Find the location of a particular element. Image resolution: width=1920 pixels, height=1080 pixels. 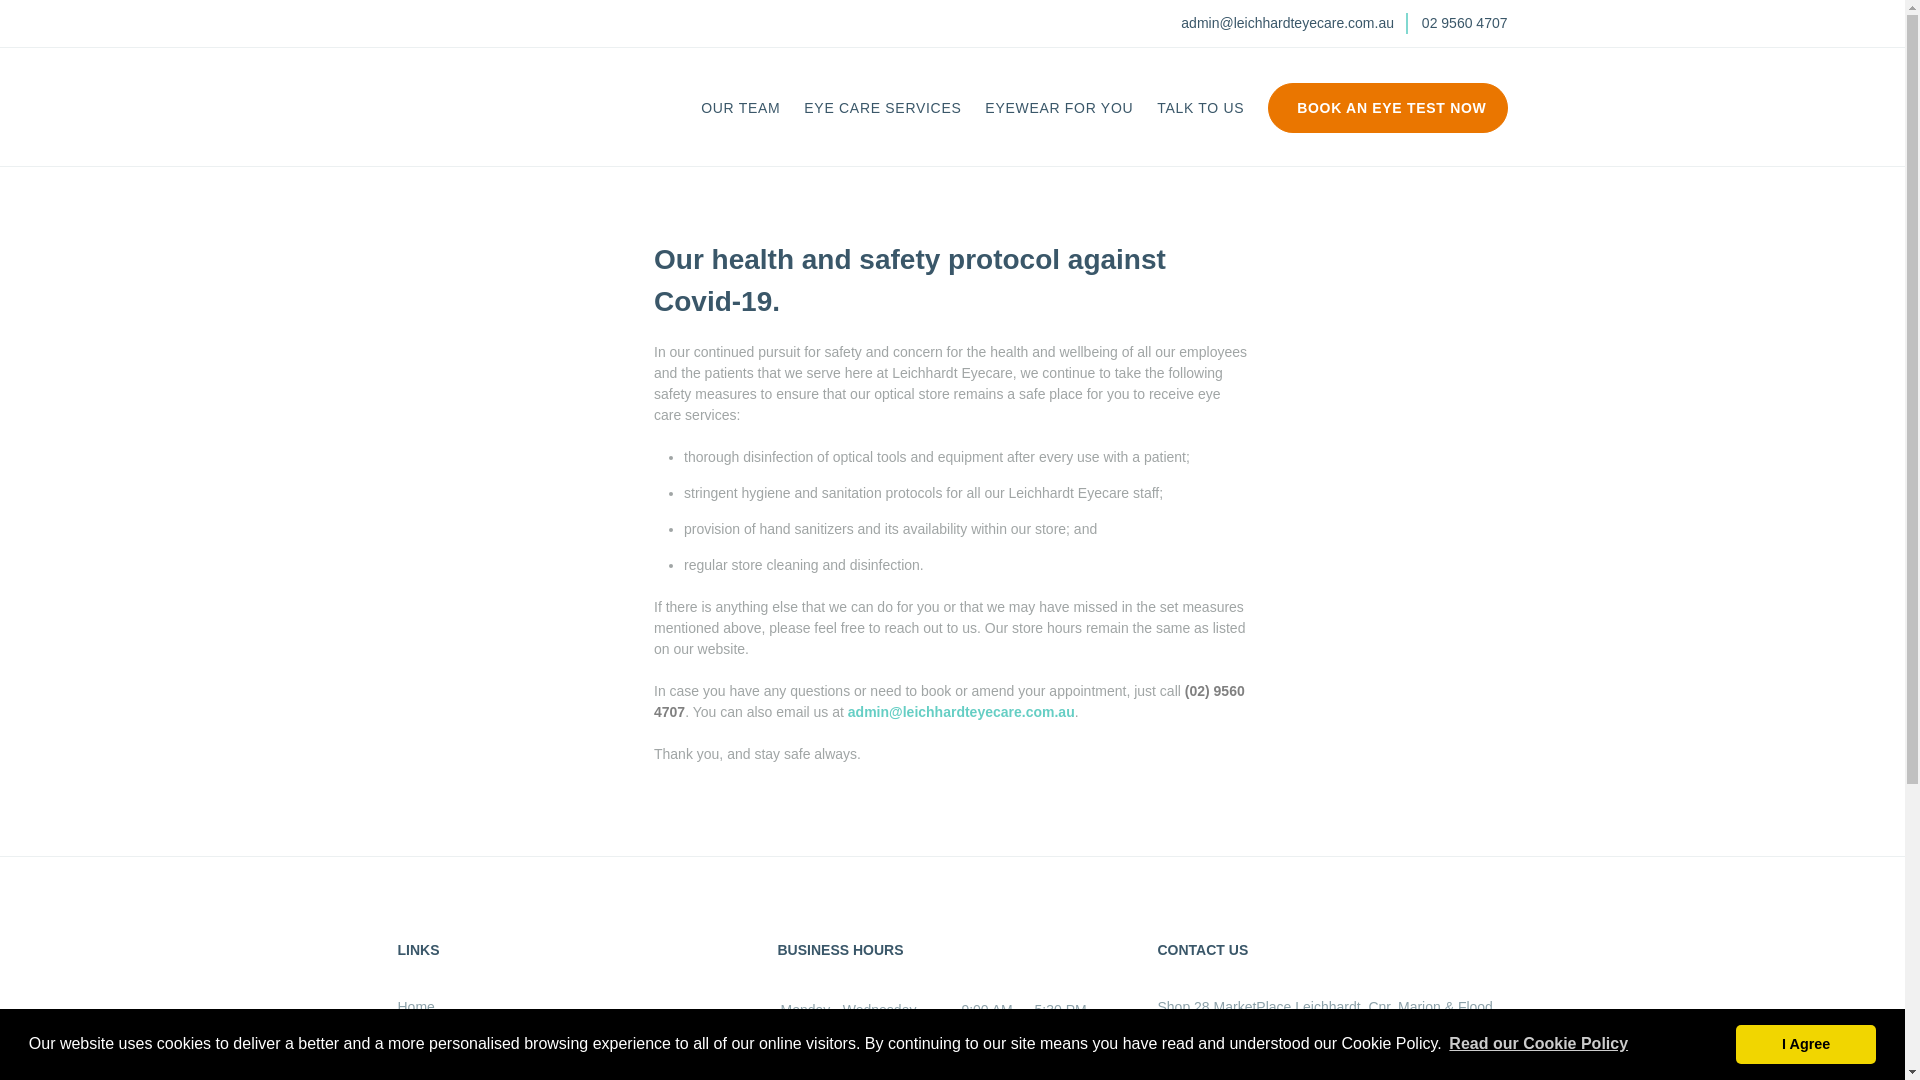

'I Agree' is located at coordinates (1805, 1043).